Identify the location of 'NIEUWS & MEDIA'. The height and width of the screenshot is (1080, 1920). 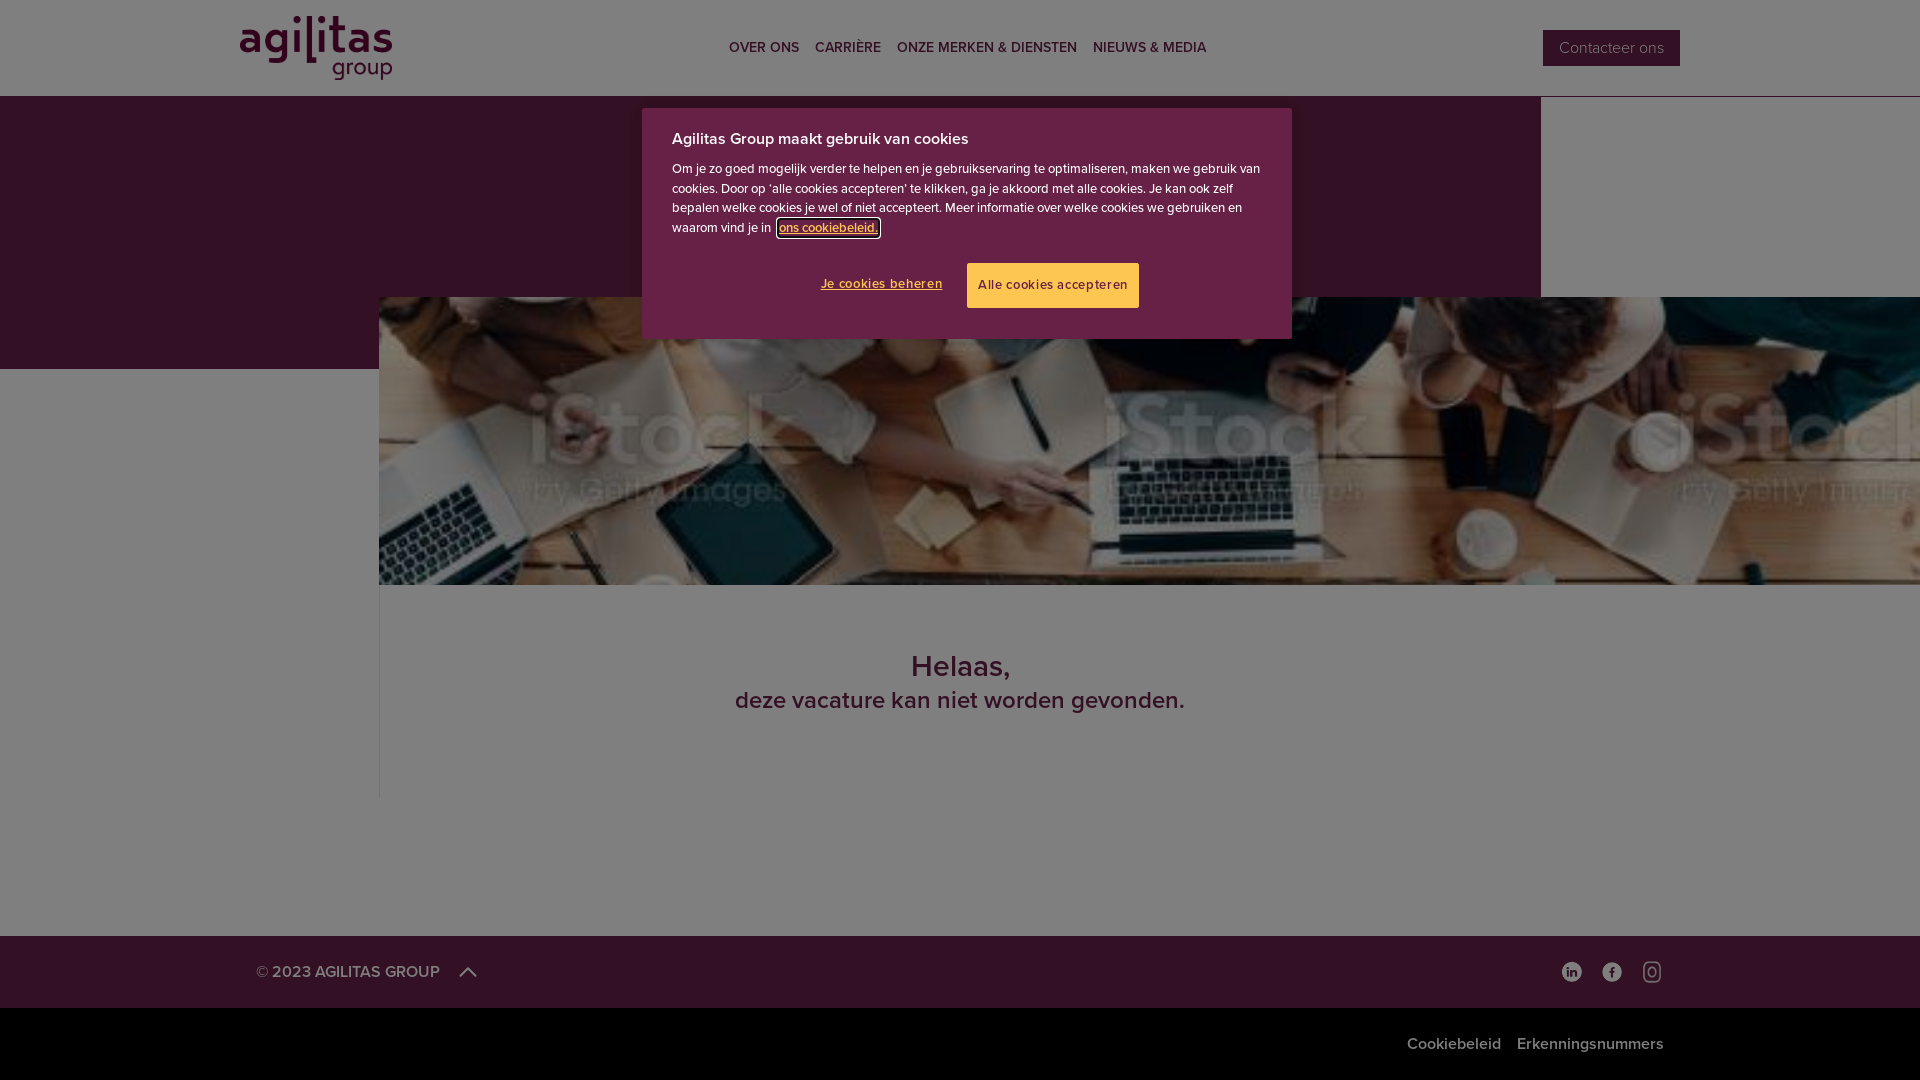
(1149, 46).